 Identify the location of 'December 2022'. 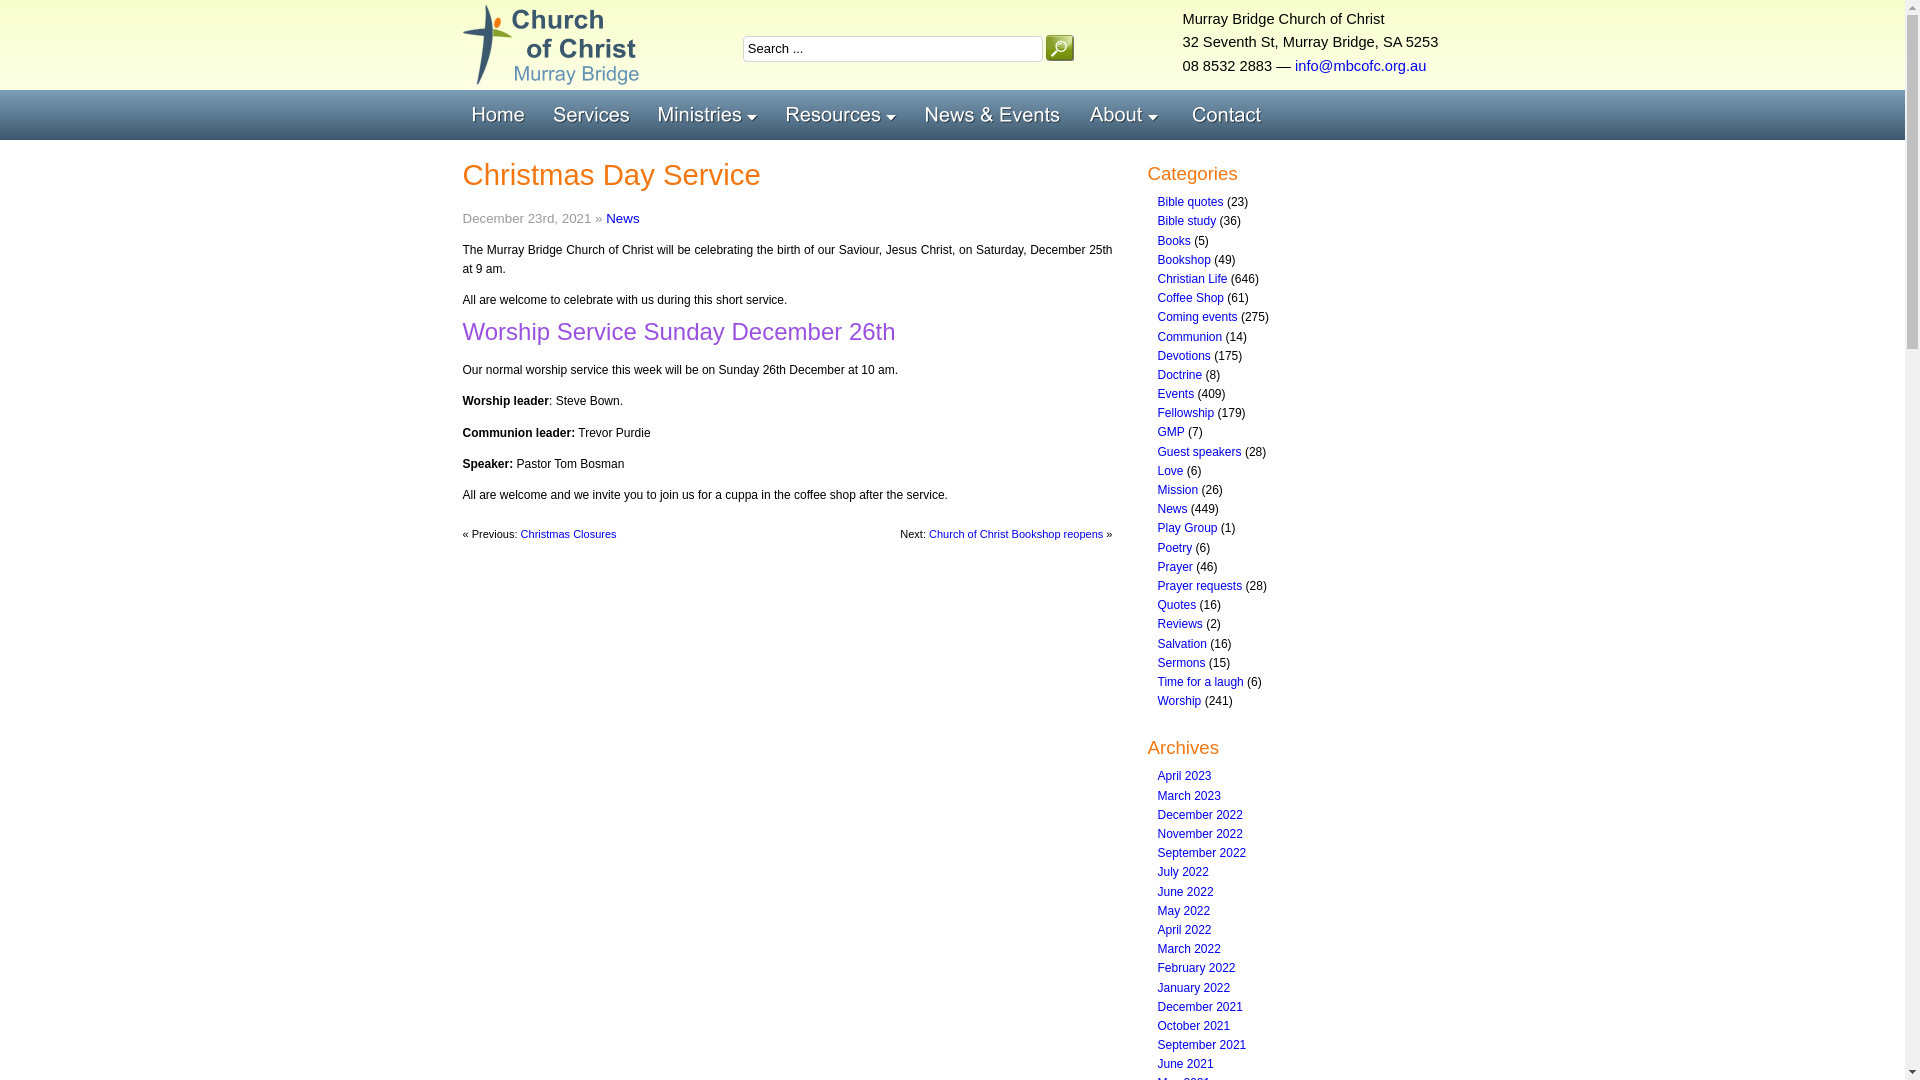
(1200, 814).